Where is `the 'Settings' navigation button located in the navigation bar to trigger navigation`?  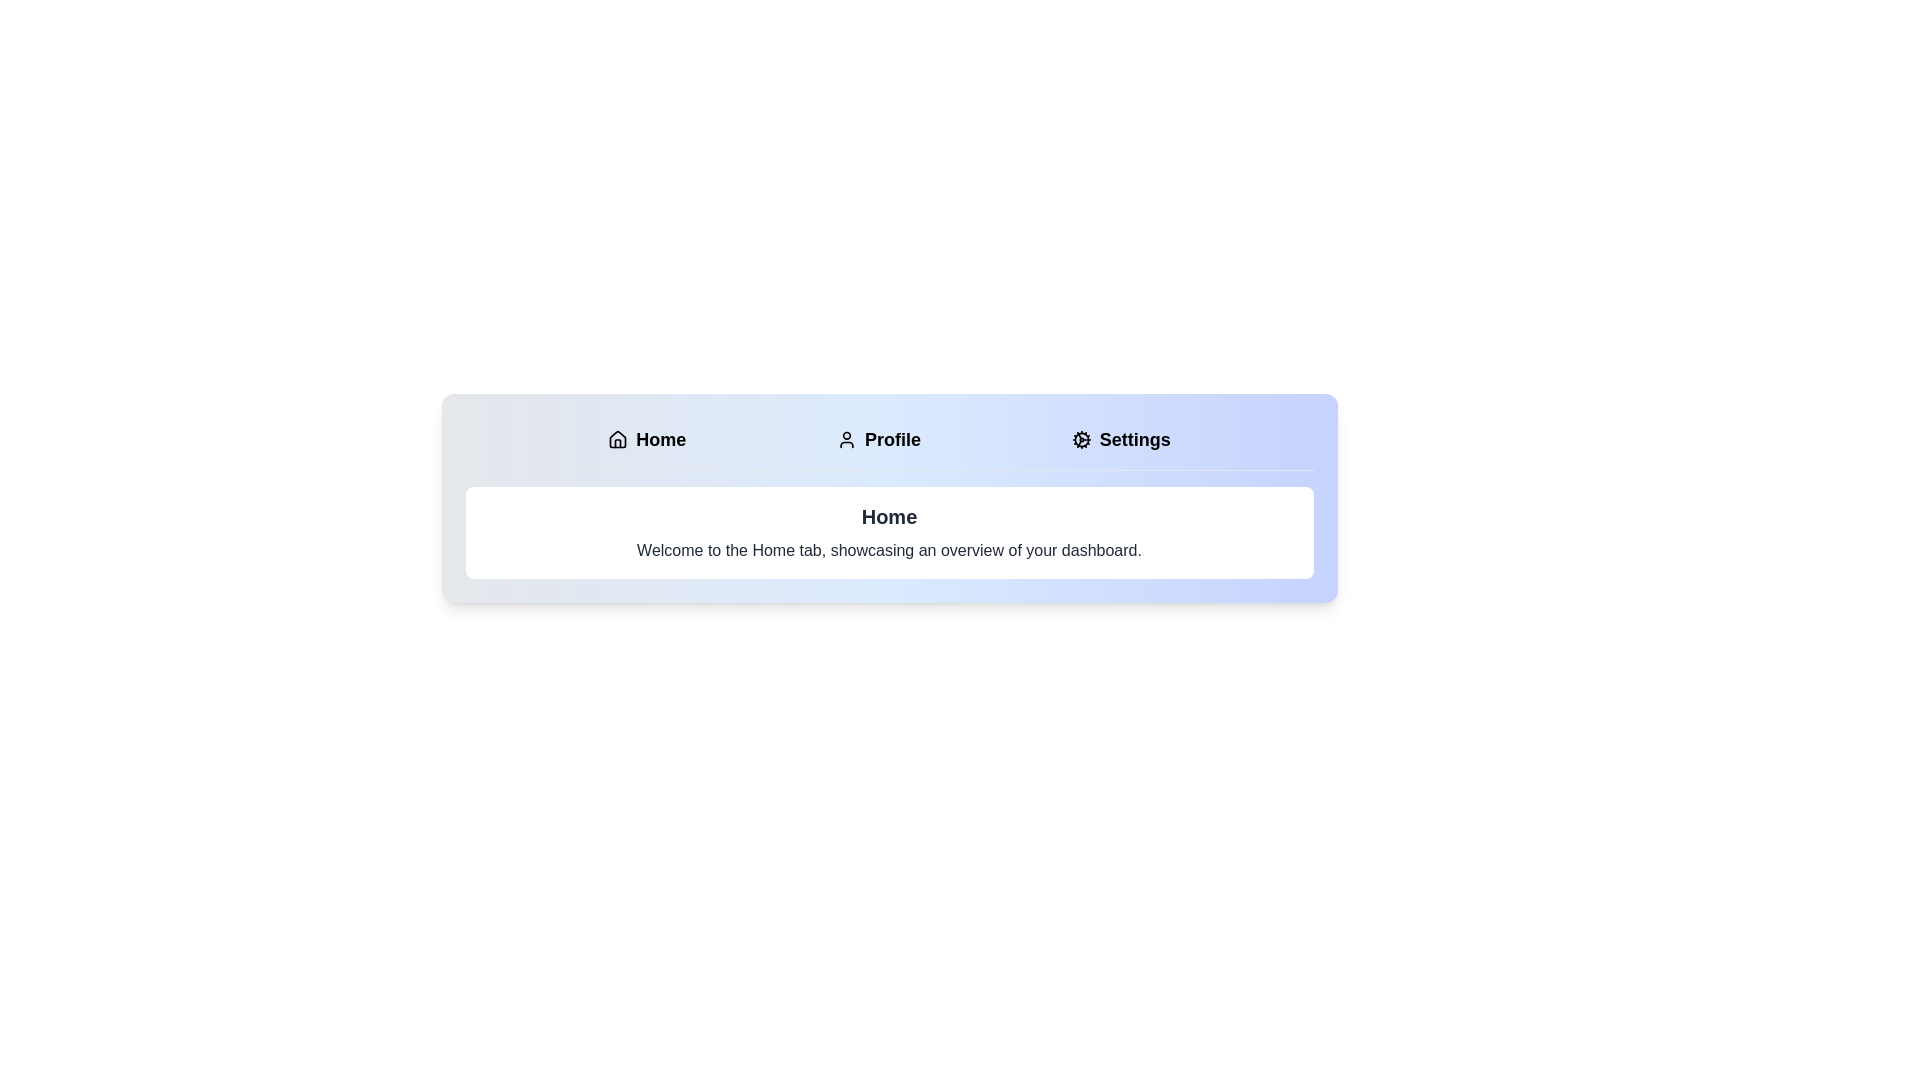 the 'Settings' navigation button located in the navigation bar to trigger navigation is located at coordinates (1121, 438).